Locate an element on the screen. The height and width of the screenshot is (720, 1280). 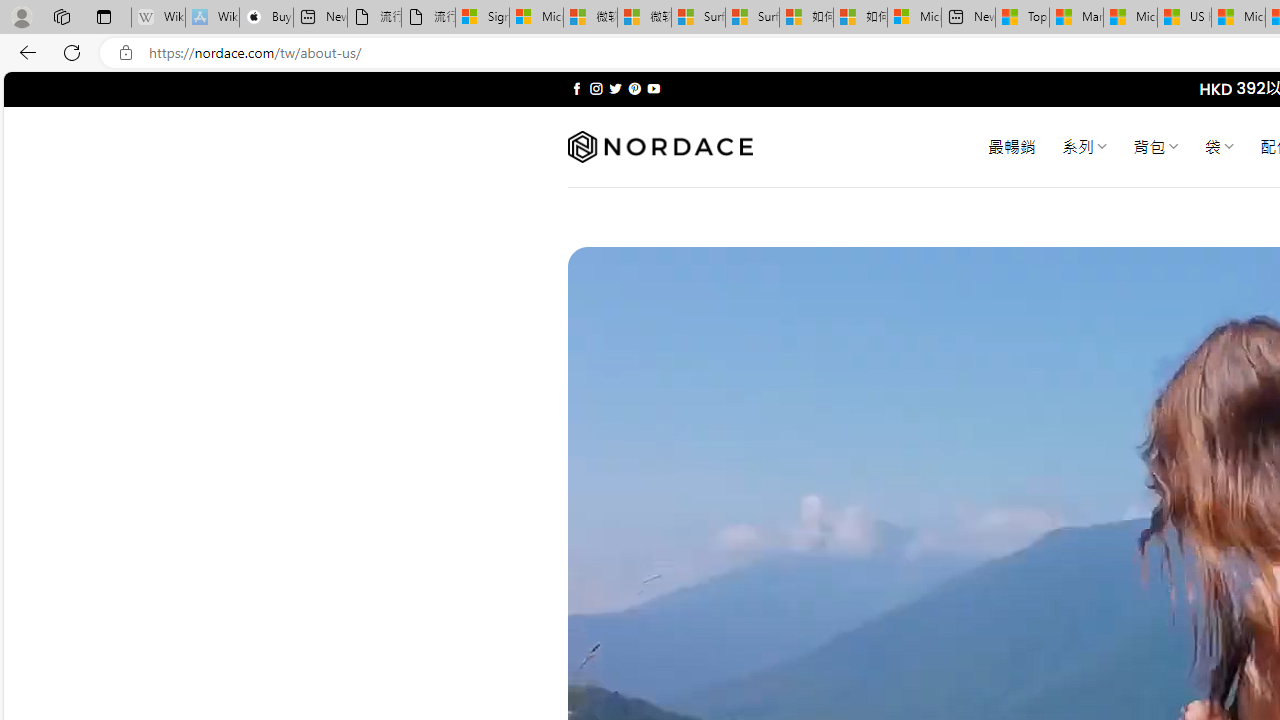
'Follow on YouTube' is located at coordinates (653, 88).